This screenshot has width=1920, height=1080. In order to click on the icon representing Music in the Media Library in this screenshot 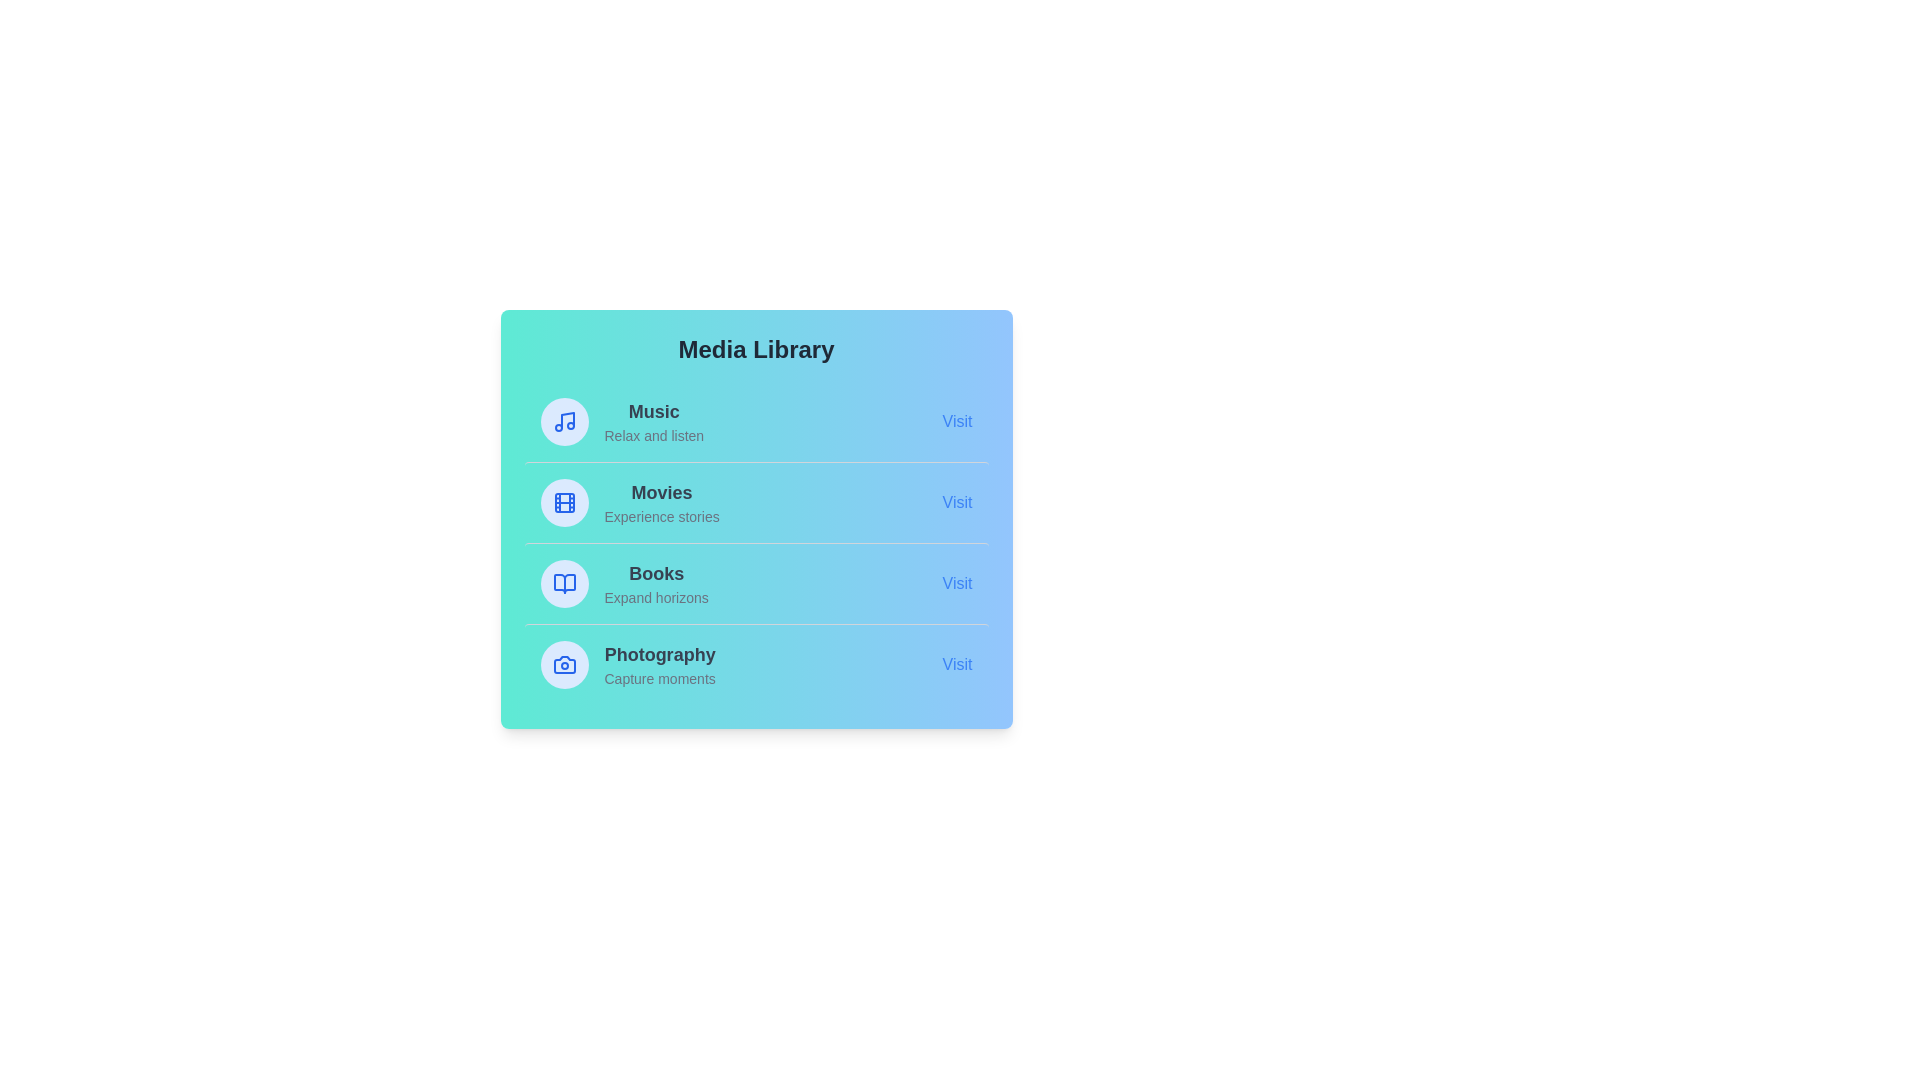, I will do `click(563, 420)`.